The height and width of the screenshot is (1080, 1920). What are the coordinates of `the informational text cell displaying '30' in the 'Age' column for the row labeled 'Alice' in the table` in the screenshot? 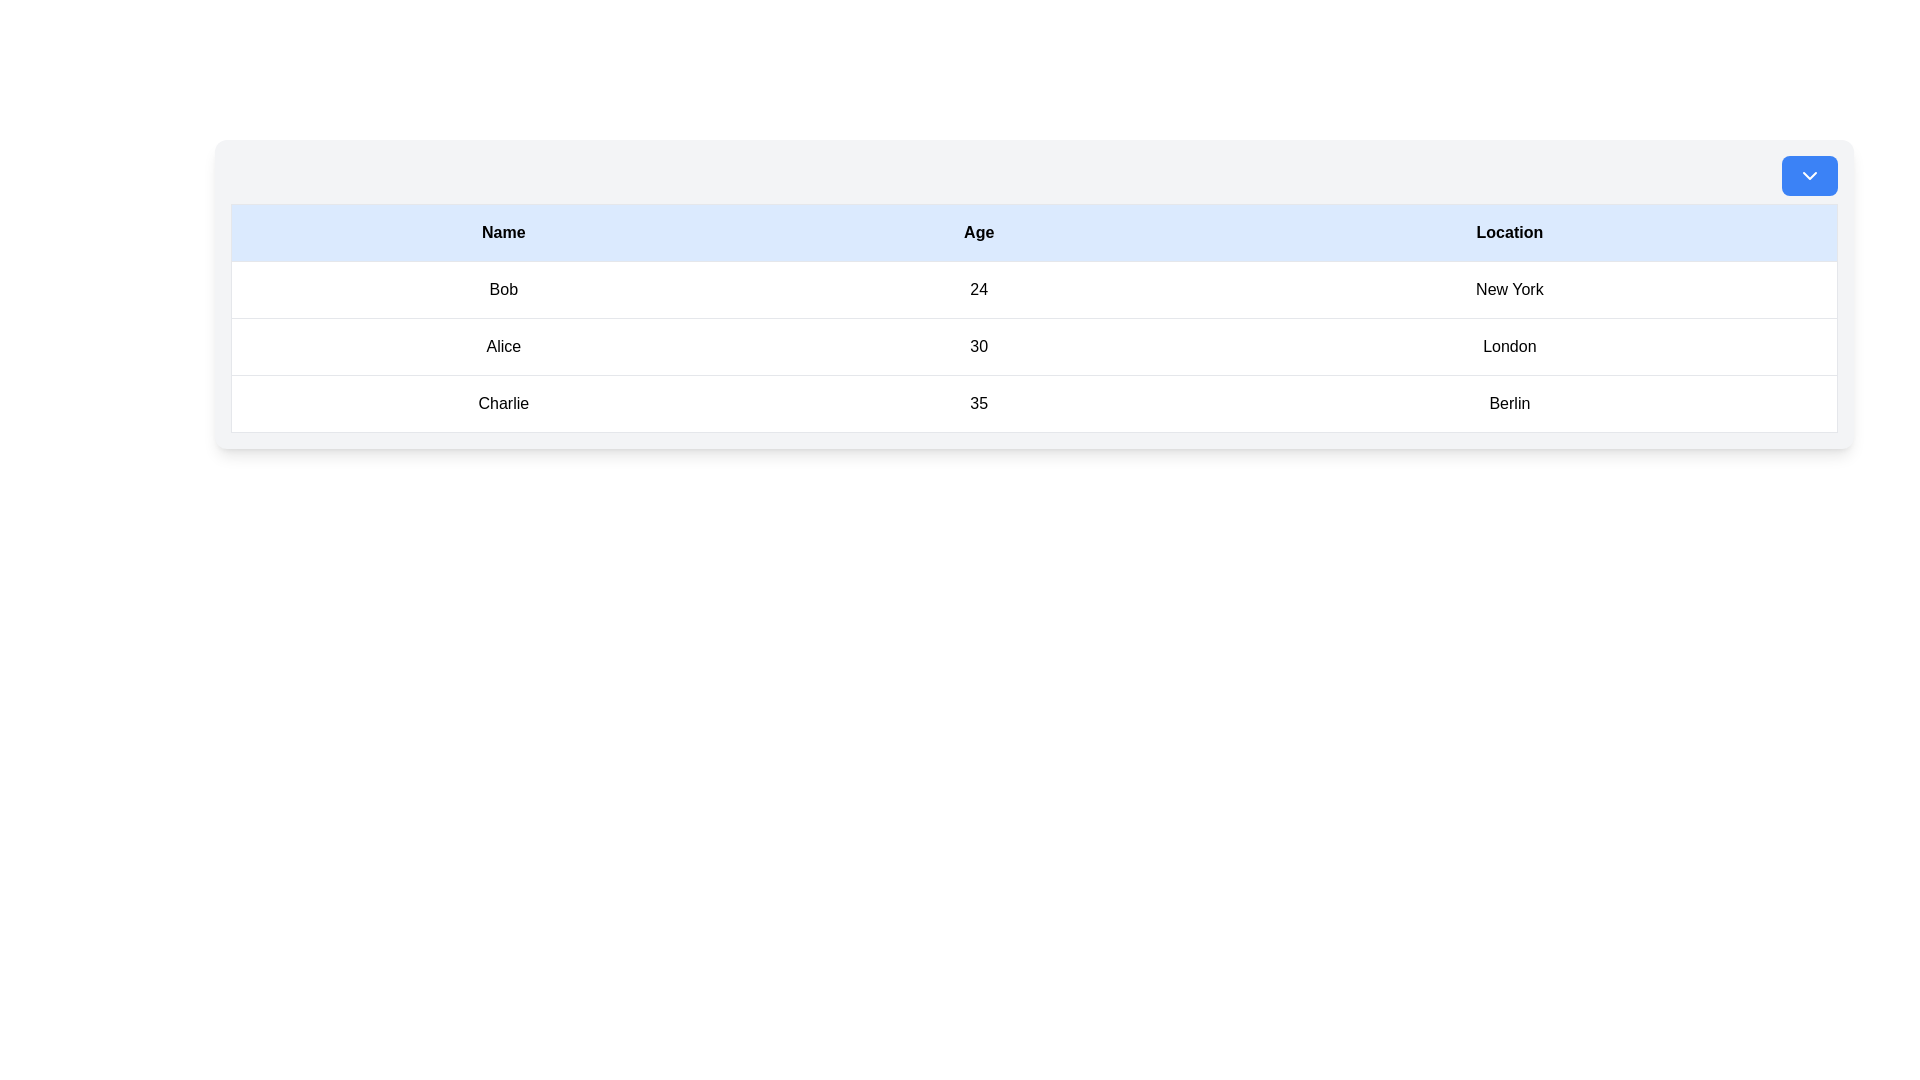 It's located at (979, 346).